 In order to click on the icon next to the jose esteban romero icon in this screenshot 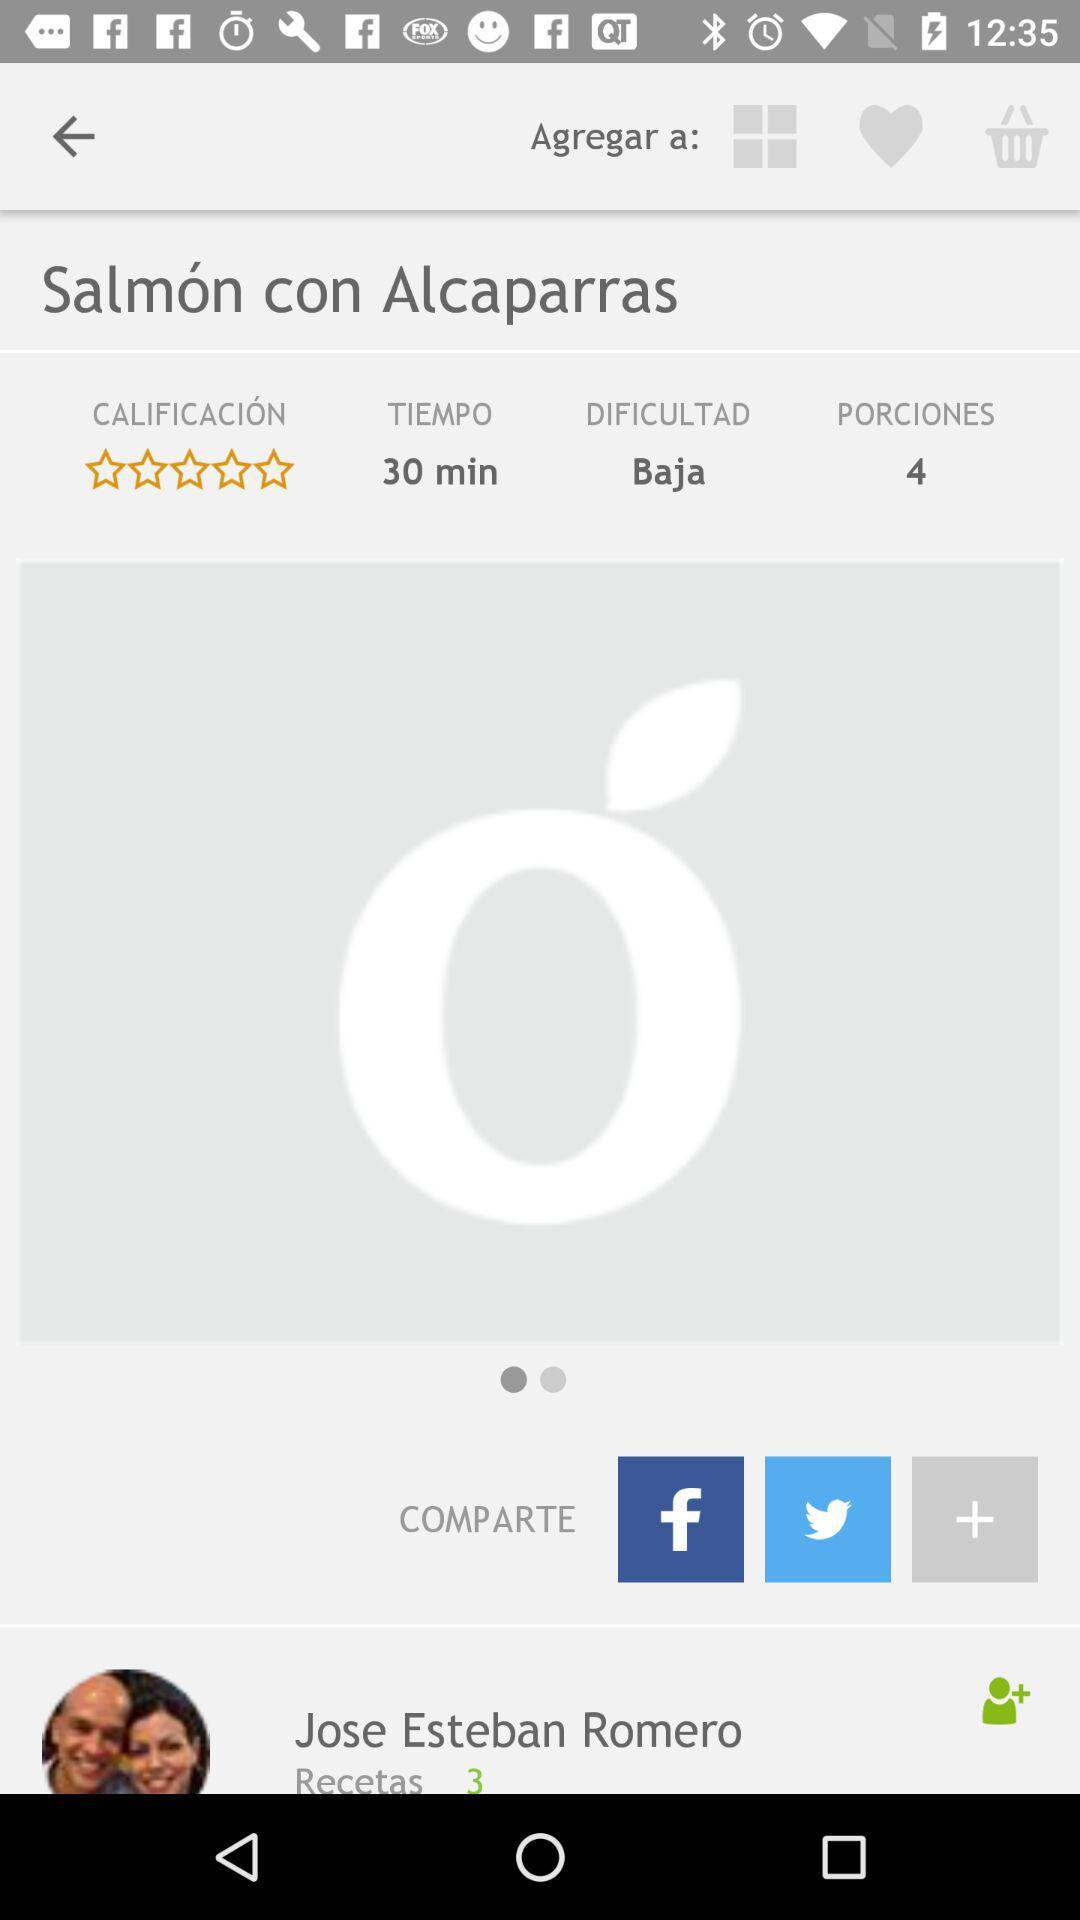, I will do `click(126, 1730)`.